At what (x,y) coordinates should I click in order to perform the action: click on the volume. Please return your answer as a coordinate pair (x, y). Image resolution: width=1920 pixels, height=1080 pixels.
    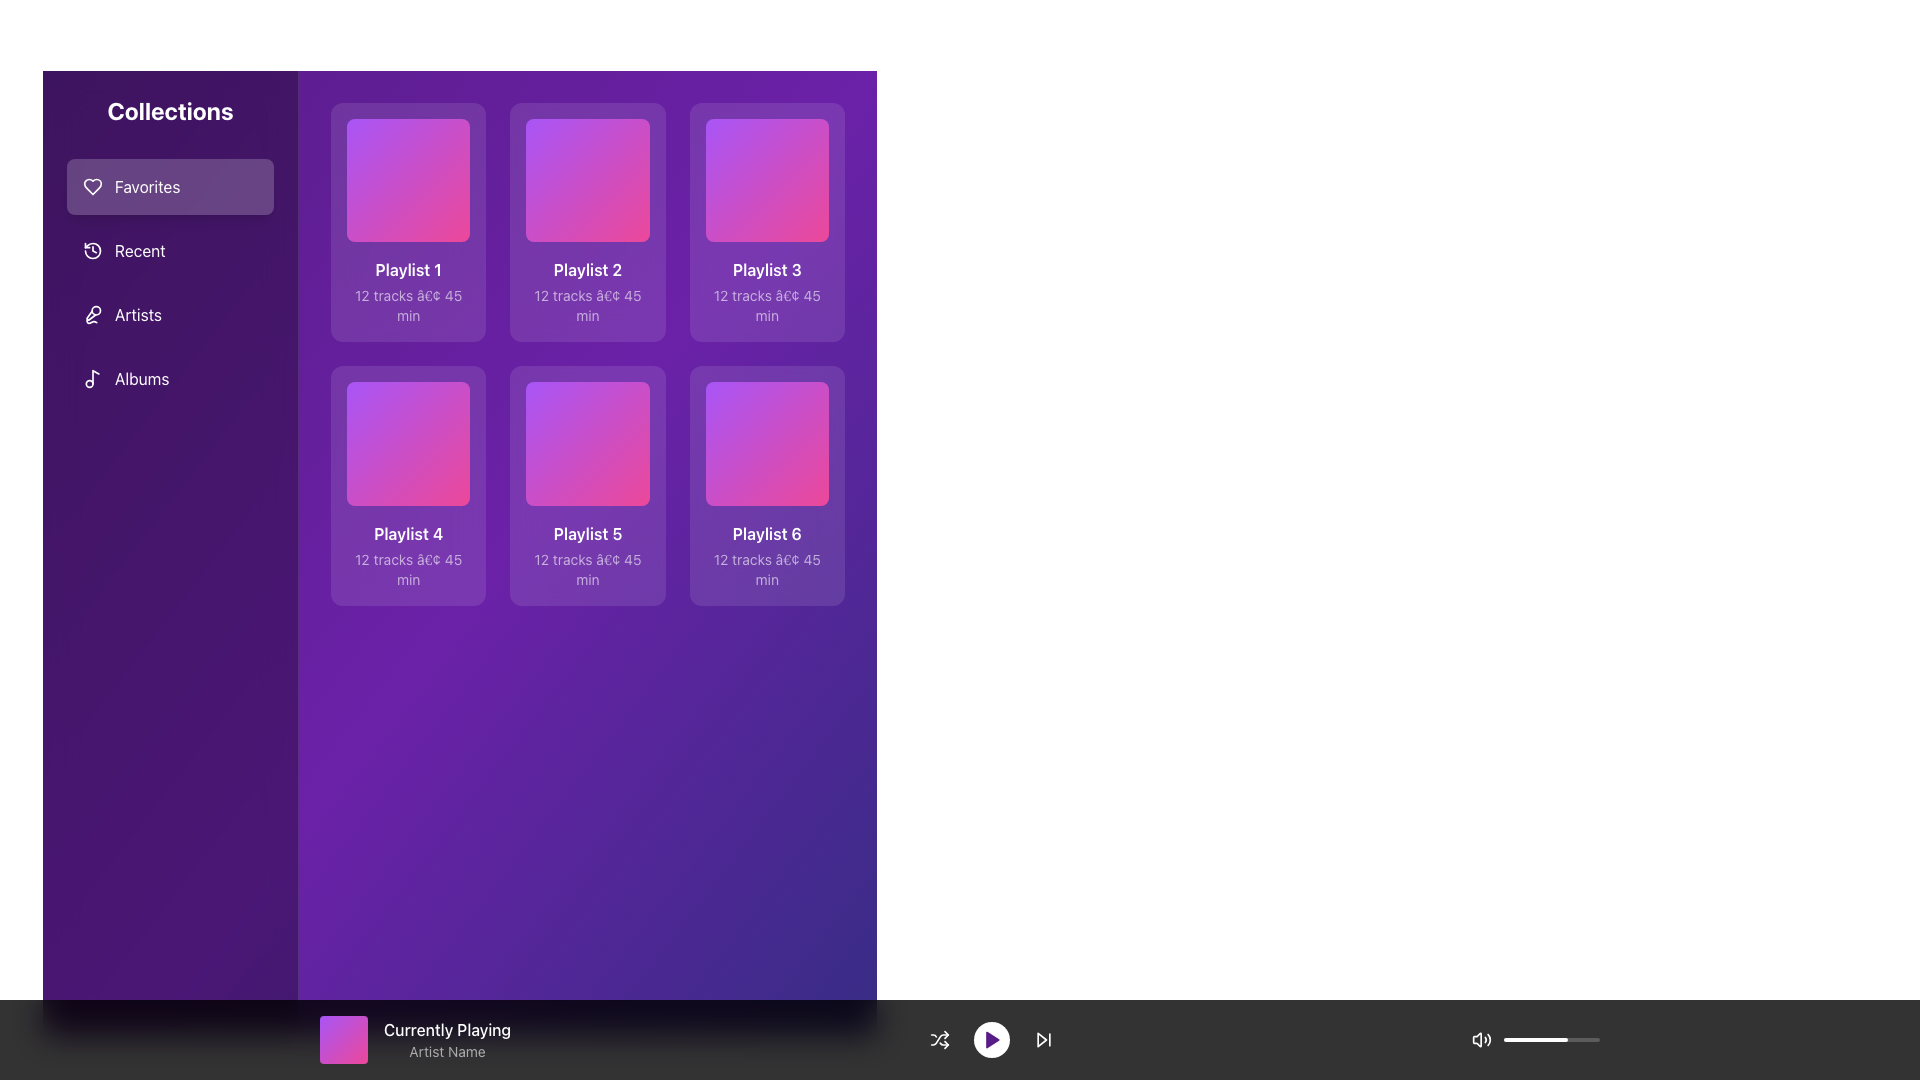
    Looking at the image, I should click on (1542, 1039).